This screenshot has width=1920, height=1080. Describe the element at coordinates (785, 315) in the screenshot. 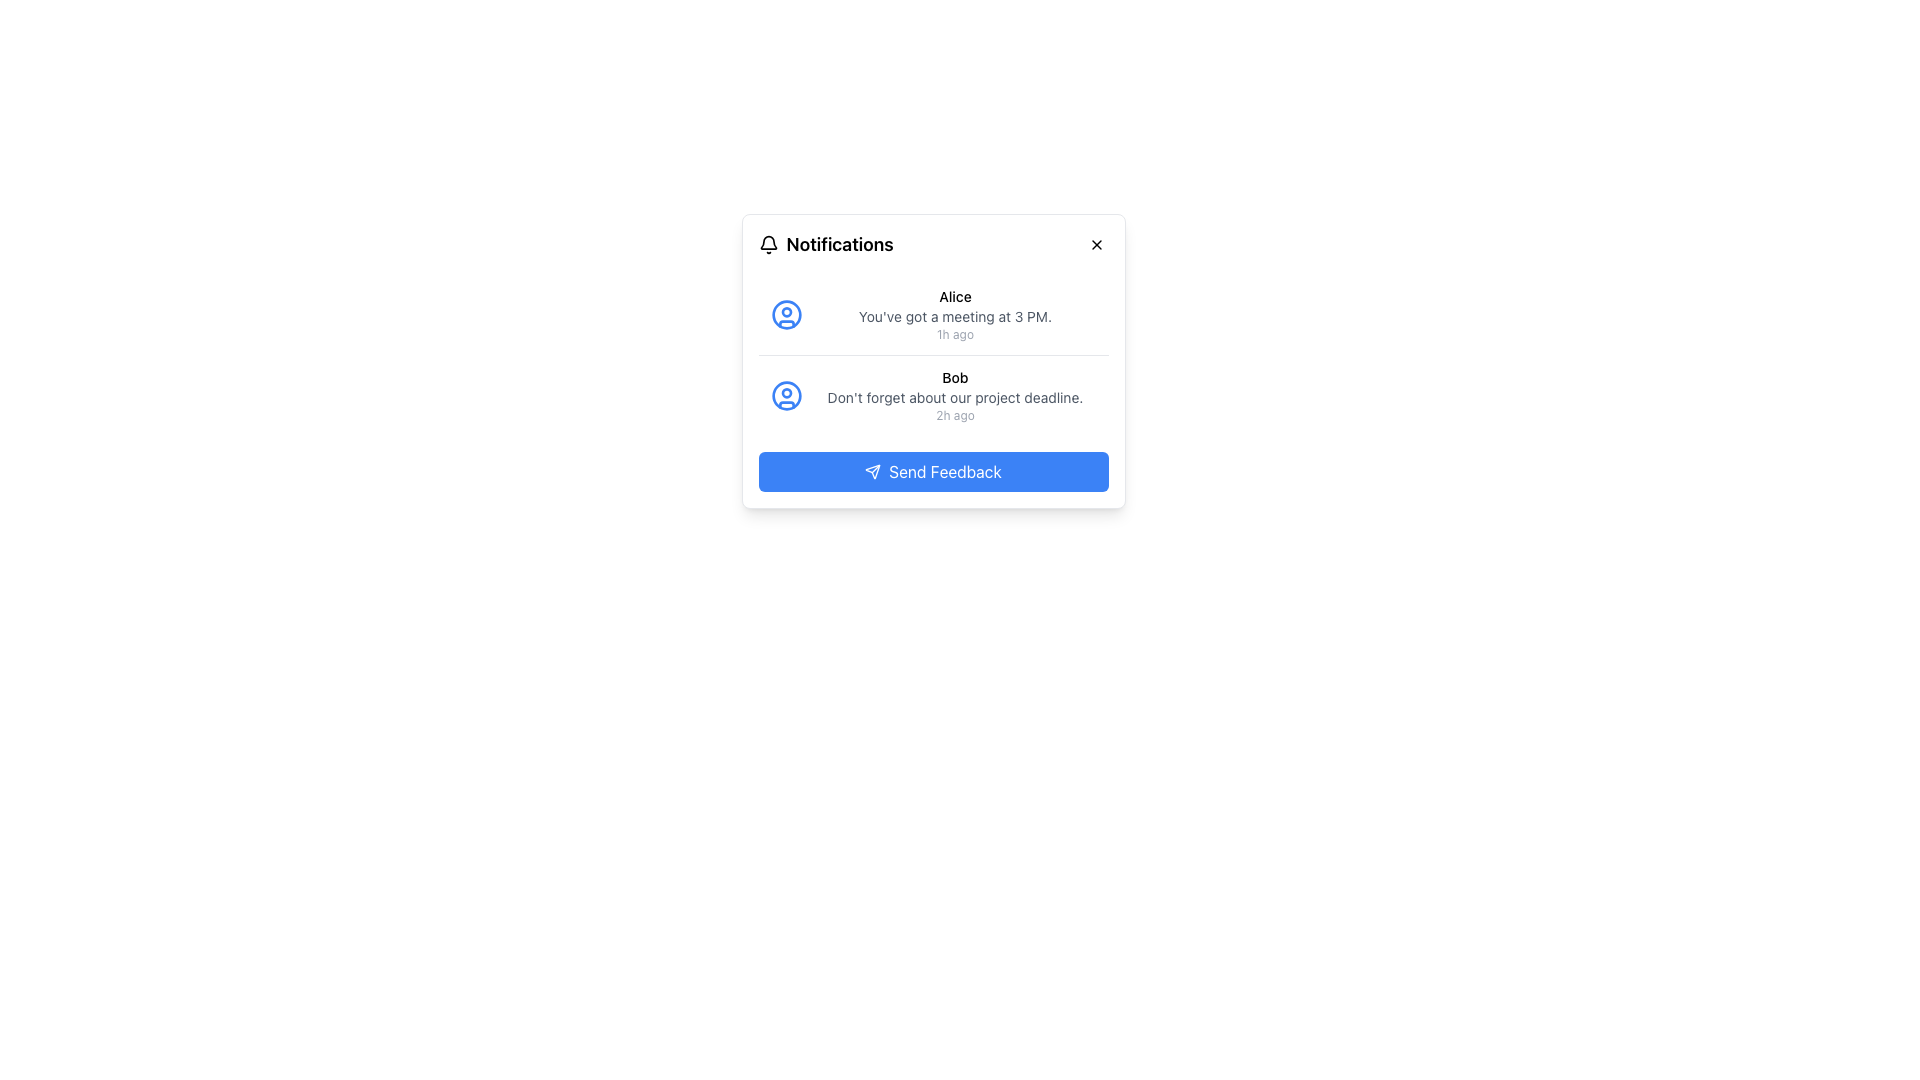

I see `the blue circled user silhouette profile icon in the notification list, which is located next to the text 'Alice You've got a meeting at 3 PM. 1h ago'` at that location.